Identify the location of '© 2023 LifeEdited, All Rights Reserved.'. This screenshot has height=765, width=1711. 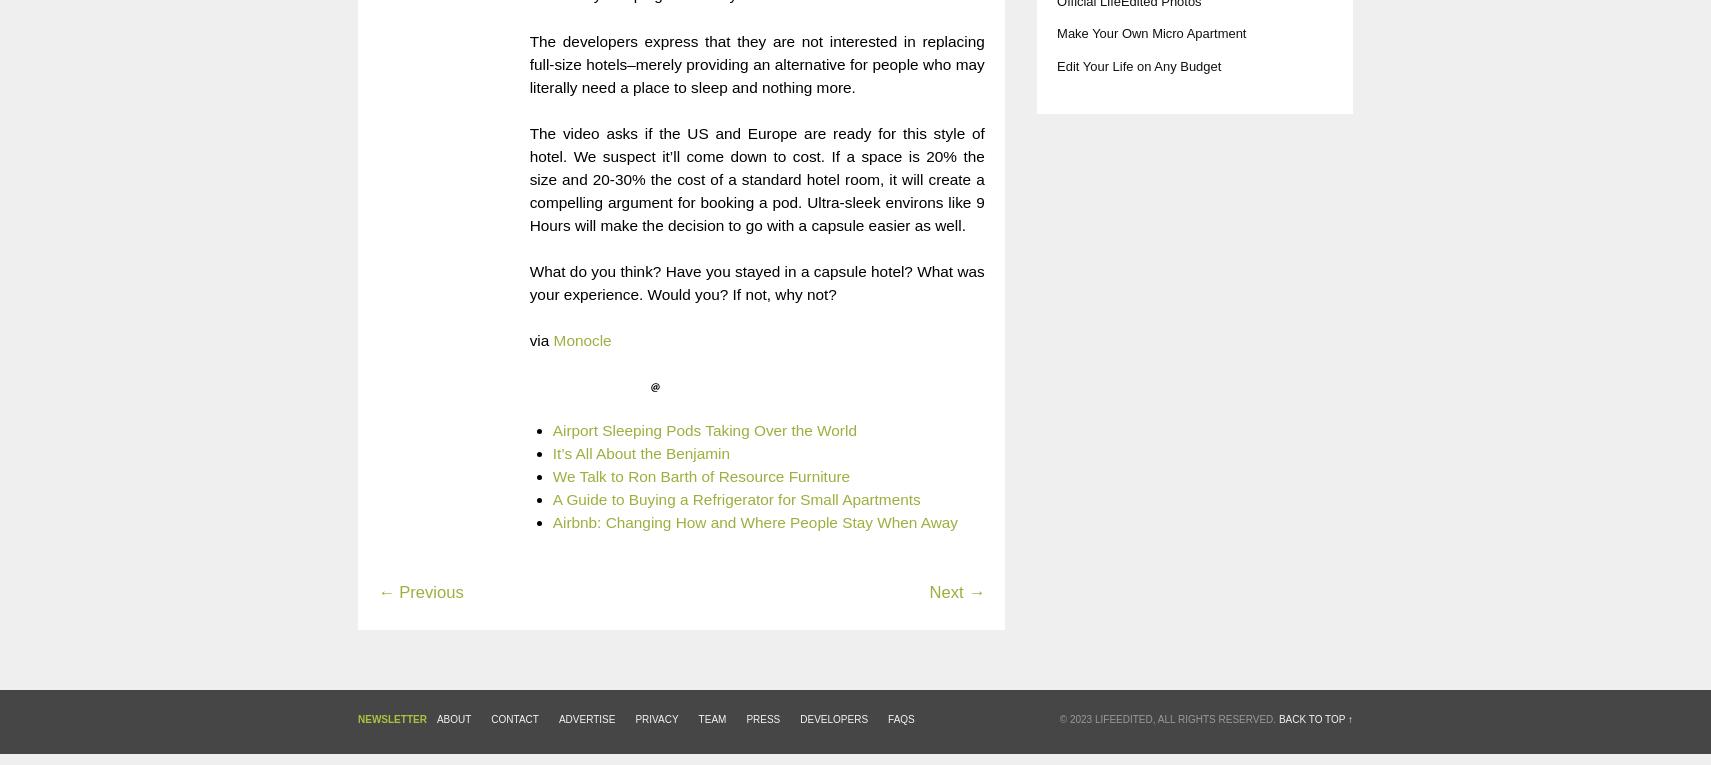
(1167, 718).